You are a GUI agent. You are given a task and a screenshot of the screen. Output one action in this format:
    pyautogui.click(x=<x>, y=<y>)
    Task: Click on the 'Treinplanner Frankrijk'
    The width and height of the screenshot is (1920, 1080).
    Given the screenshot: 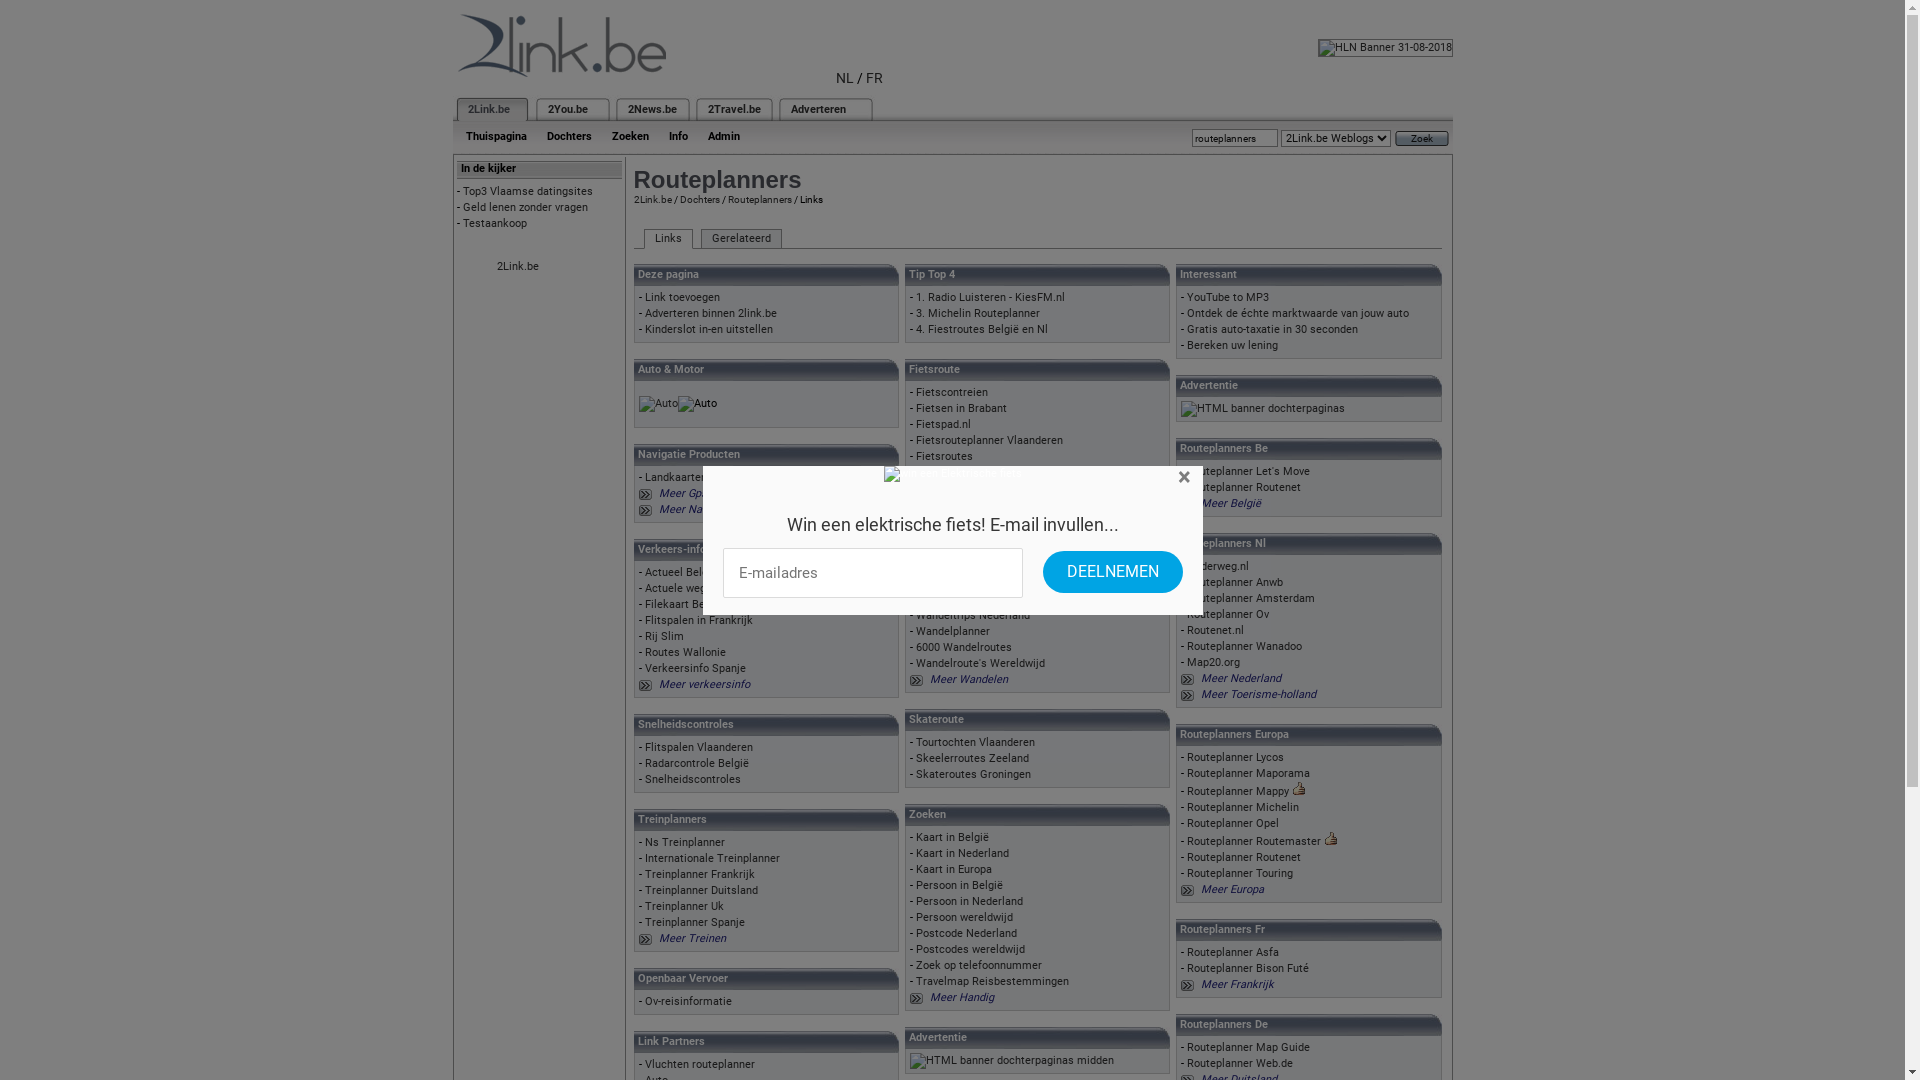 What is the action you would take?
    pyautogui.click(x=643, y=873)
    